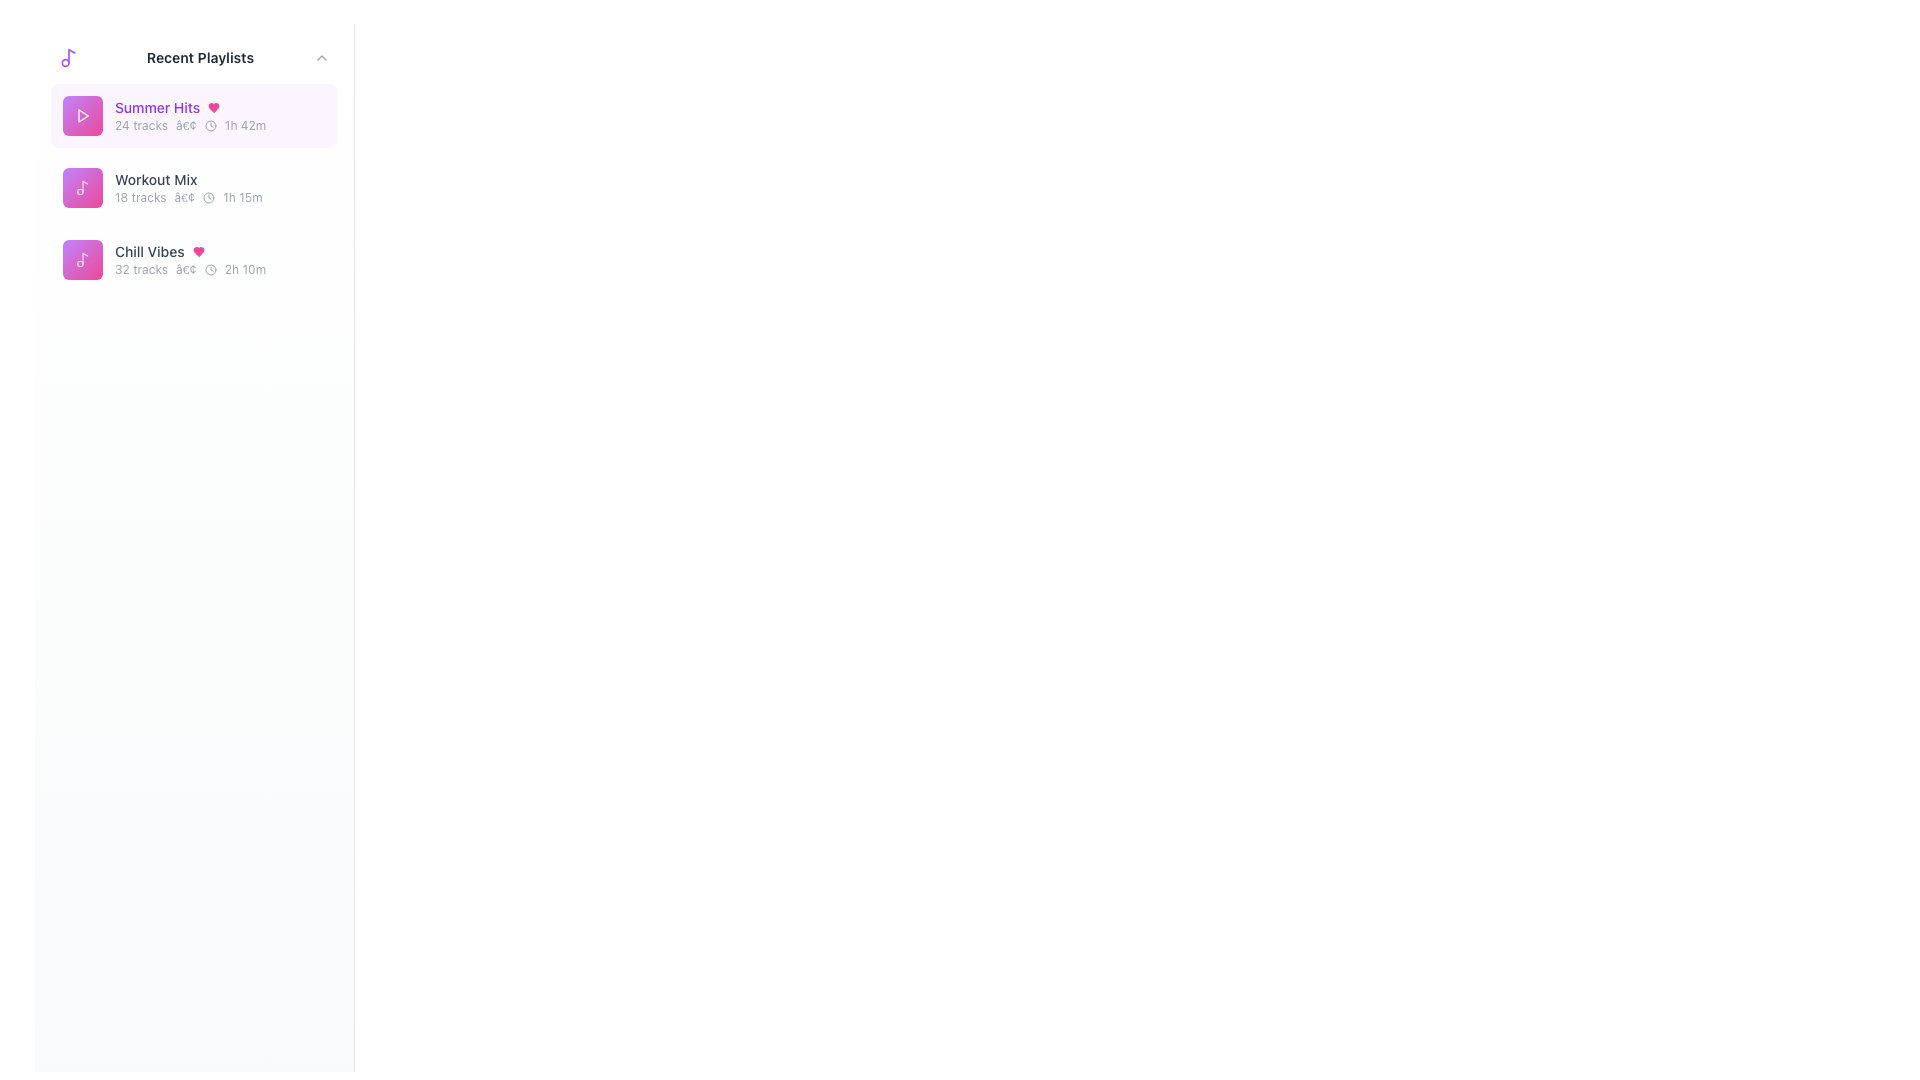 This screenshot has height=1080, width=1920. What do you see at coordinates (198, 250) in the screenshot?
I see `the small pink heart icon next to the 'Chill Vibes' text` at bounding box center [198, 250].